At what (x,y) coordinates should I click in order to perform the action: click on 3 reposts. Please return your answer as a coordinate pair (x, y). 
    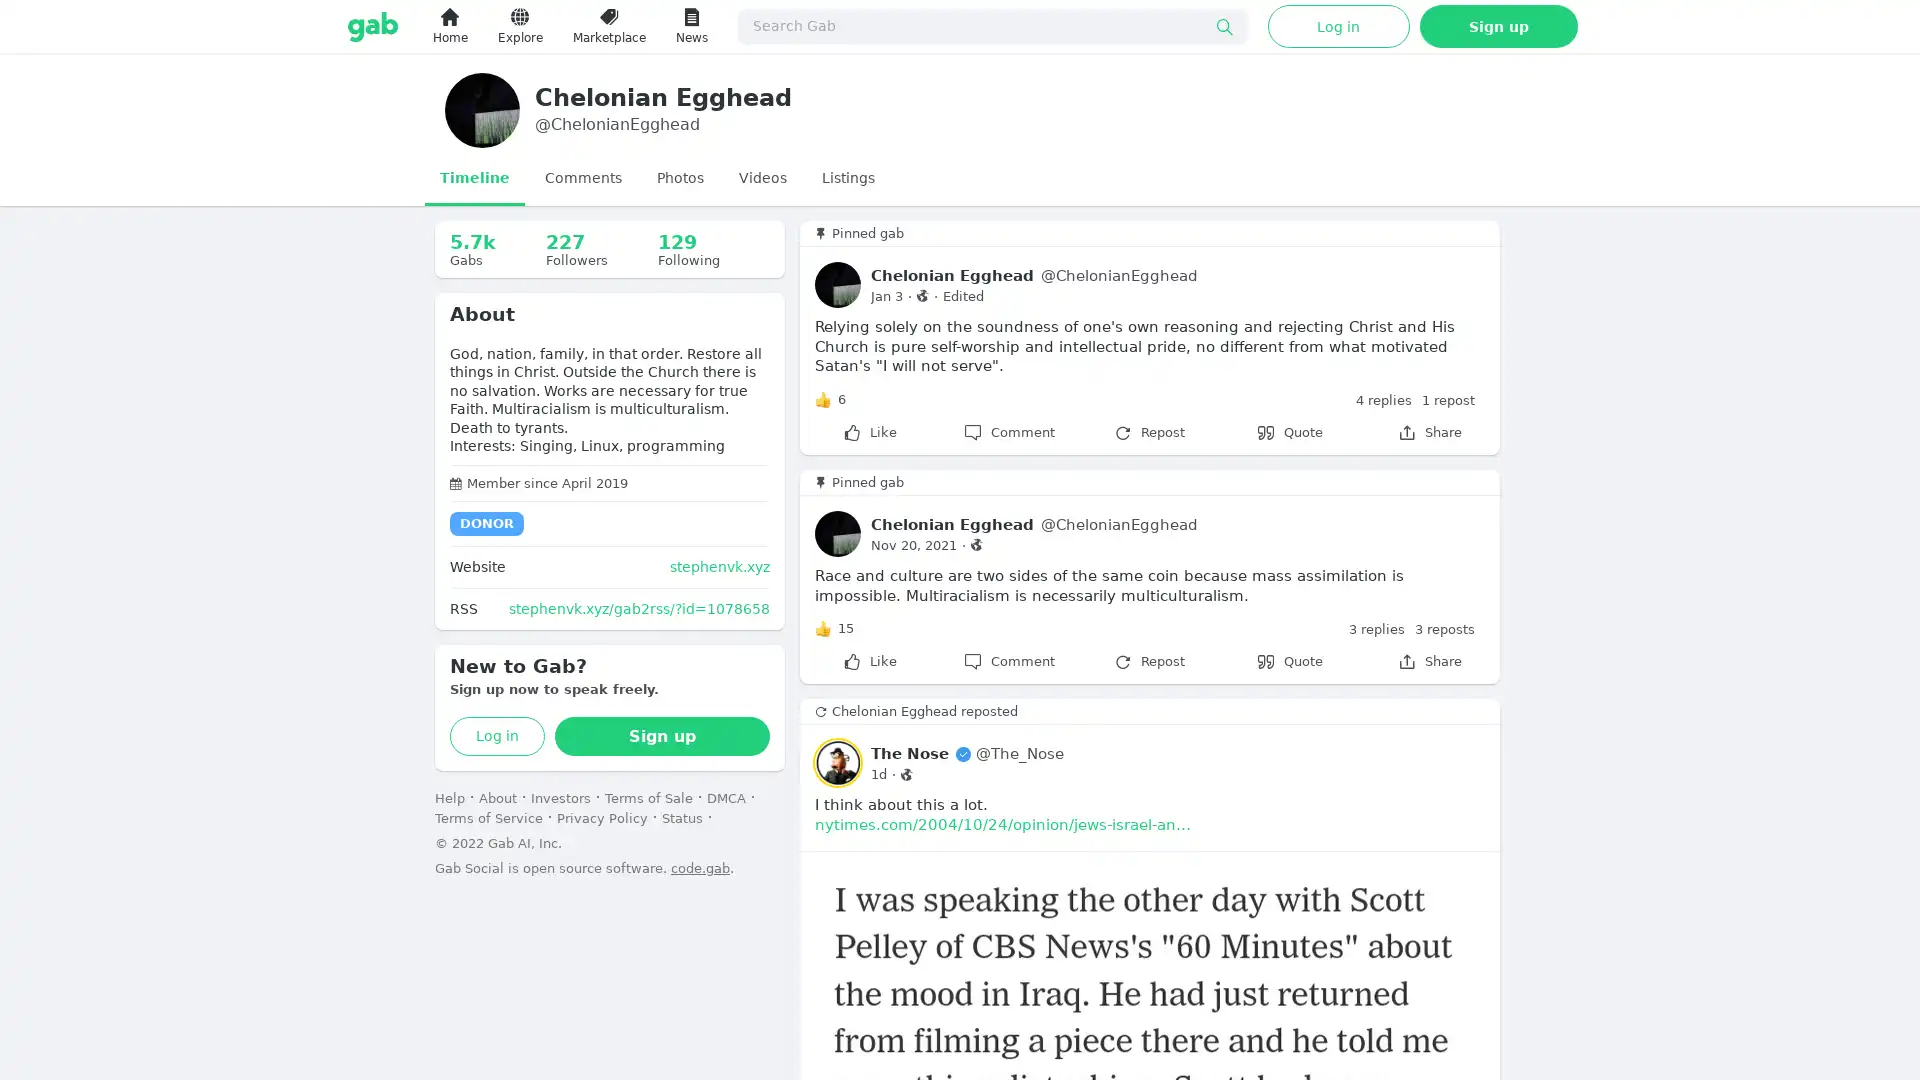
    Looking at the image, I should click on (1444, 628).